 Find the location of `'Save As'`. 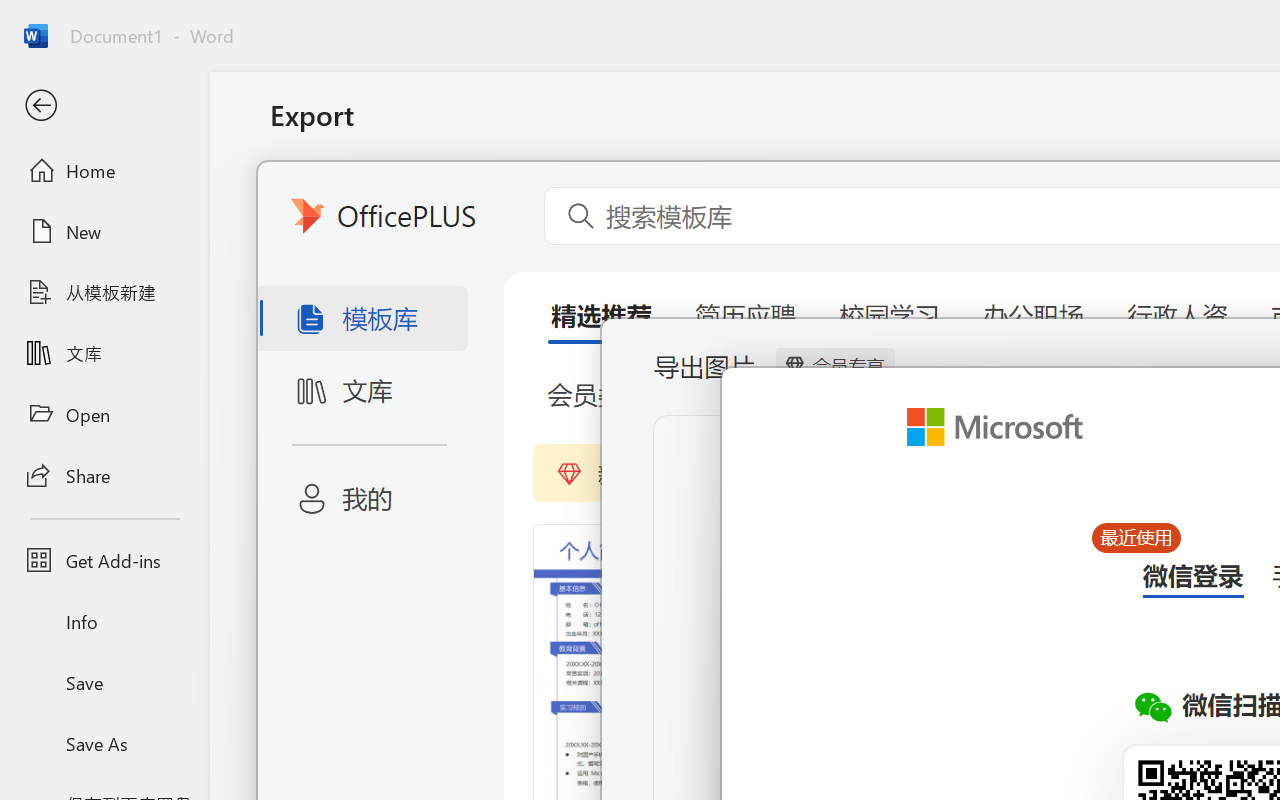

'Save As' is located at coordinates (103, 743).